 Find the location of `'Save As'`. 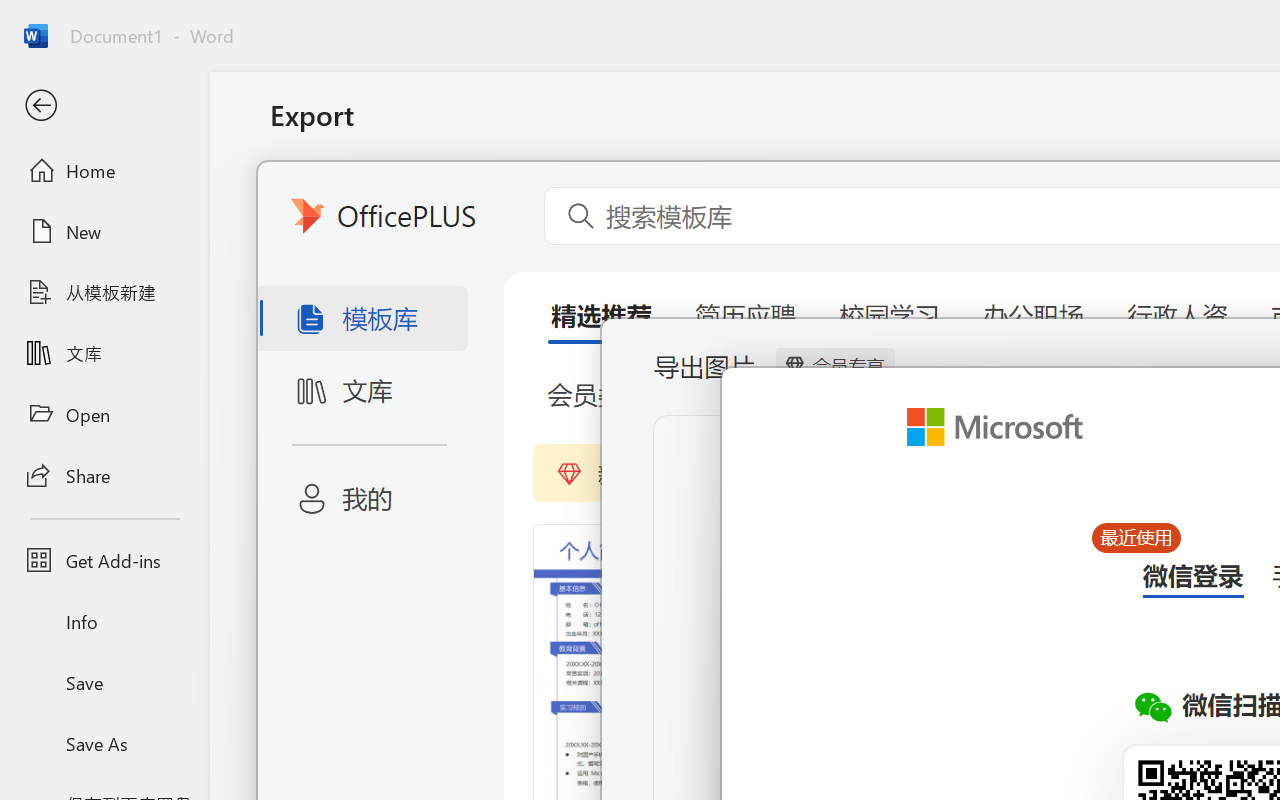

'Save As' is located at coordinates (103, 743).